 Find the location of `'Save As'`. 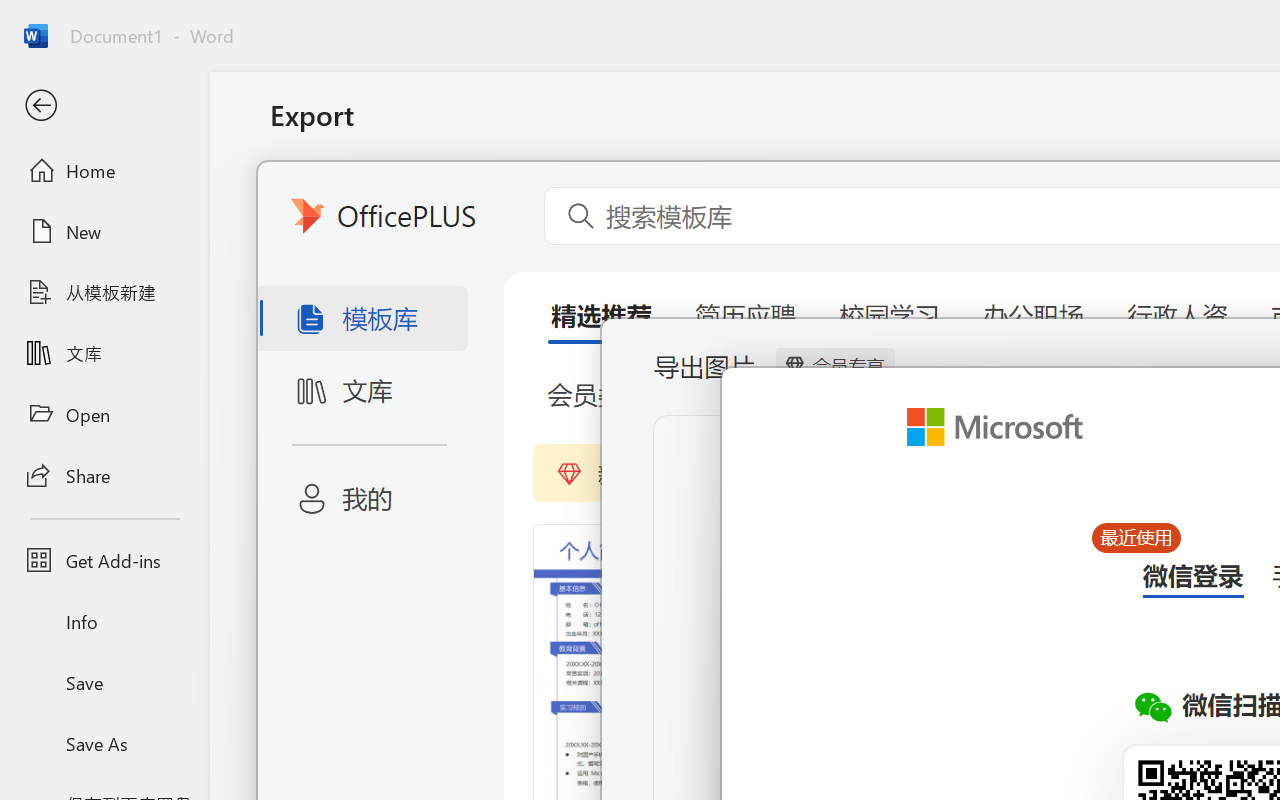

'Save As' is located at coordinates (103, 743).